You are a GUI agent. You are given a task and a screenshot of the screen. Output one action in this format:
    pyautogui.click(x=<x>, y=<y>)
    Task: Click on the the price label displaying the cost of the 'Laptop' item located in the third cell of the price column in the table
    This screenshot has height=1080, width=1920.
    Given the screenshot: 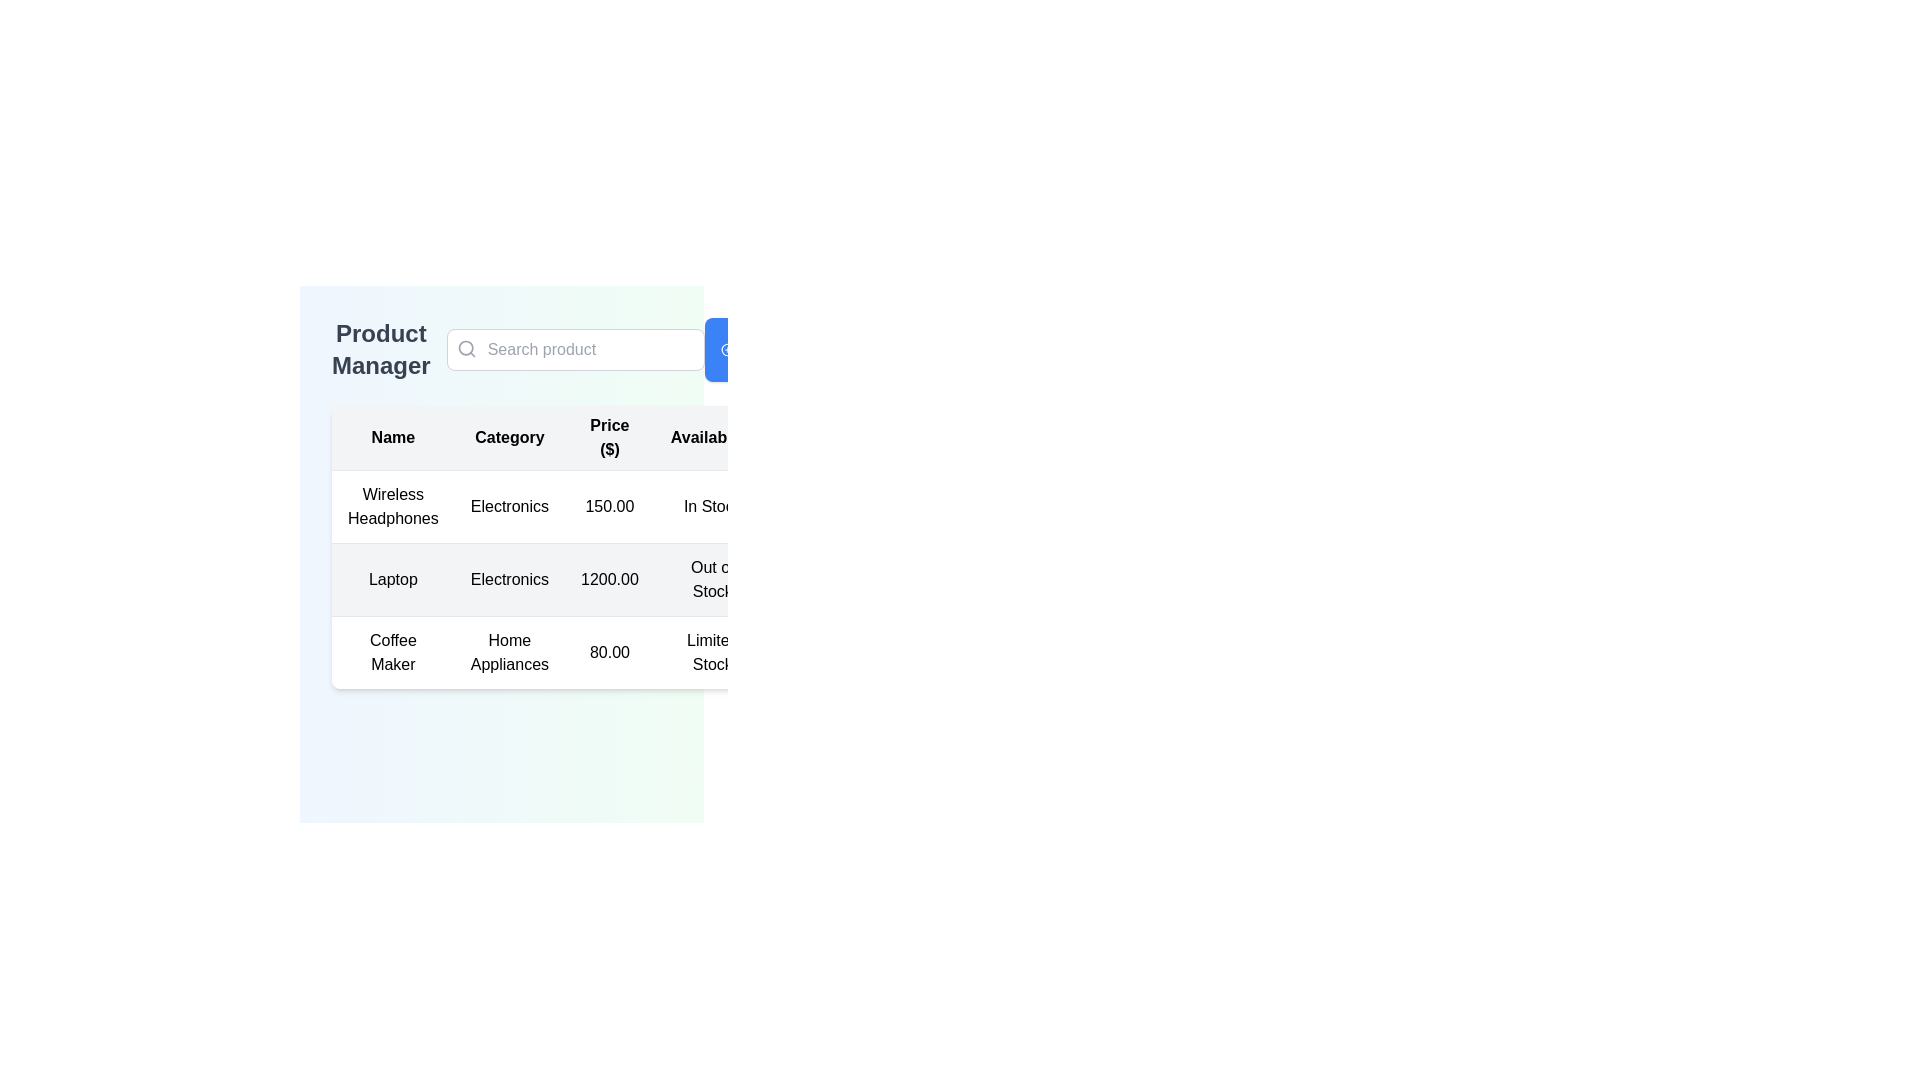 What is the action you would take?
    pyautogui.click(x=608, y=579)
    